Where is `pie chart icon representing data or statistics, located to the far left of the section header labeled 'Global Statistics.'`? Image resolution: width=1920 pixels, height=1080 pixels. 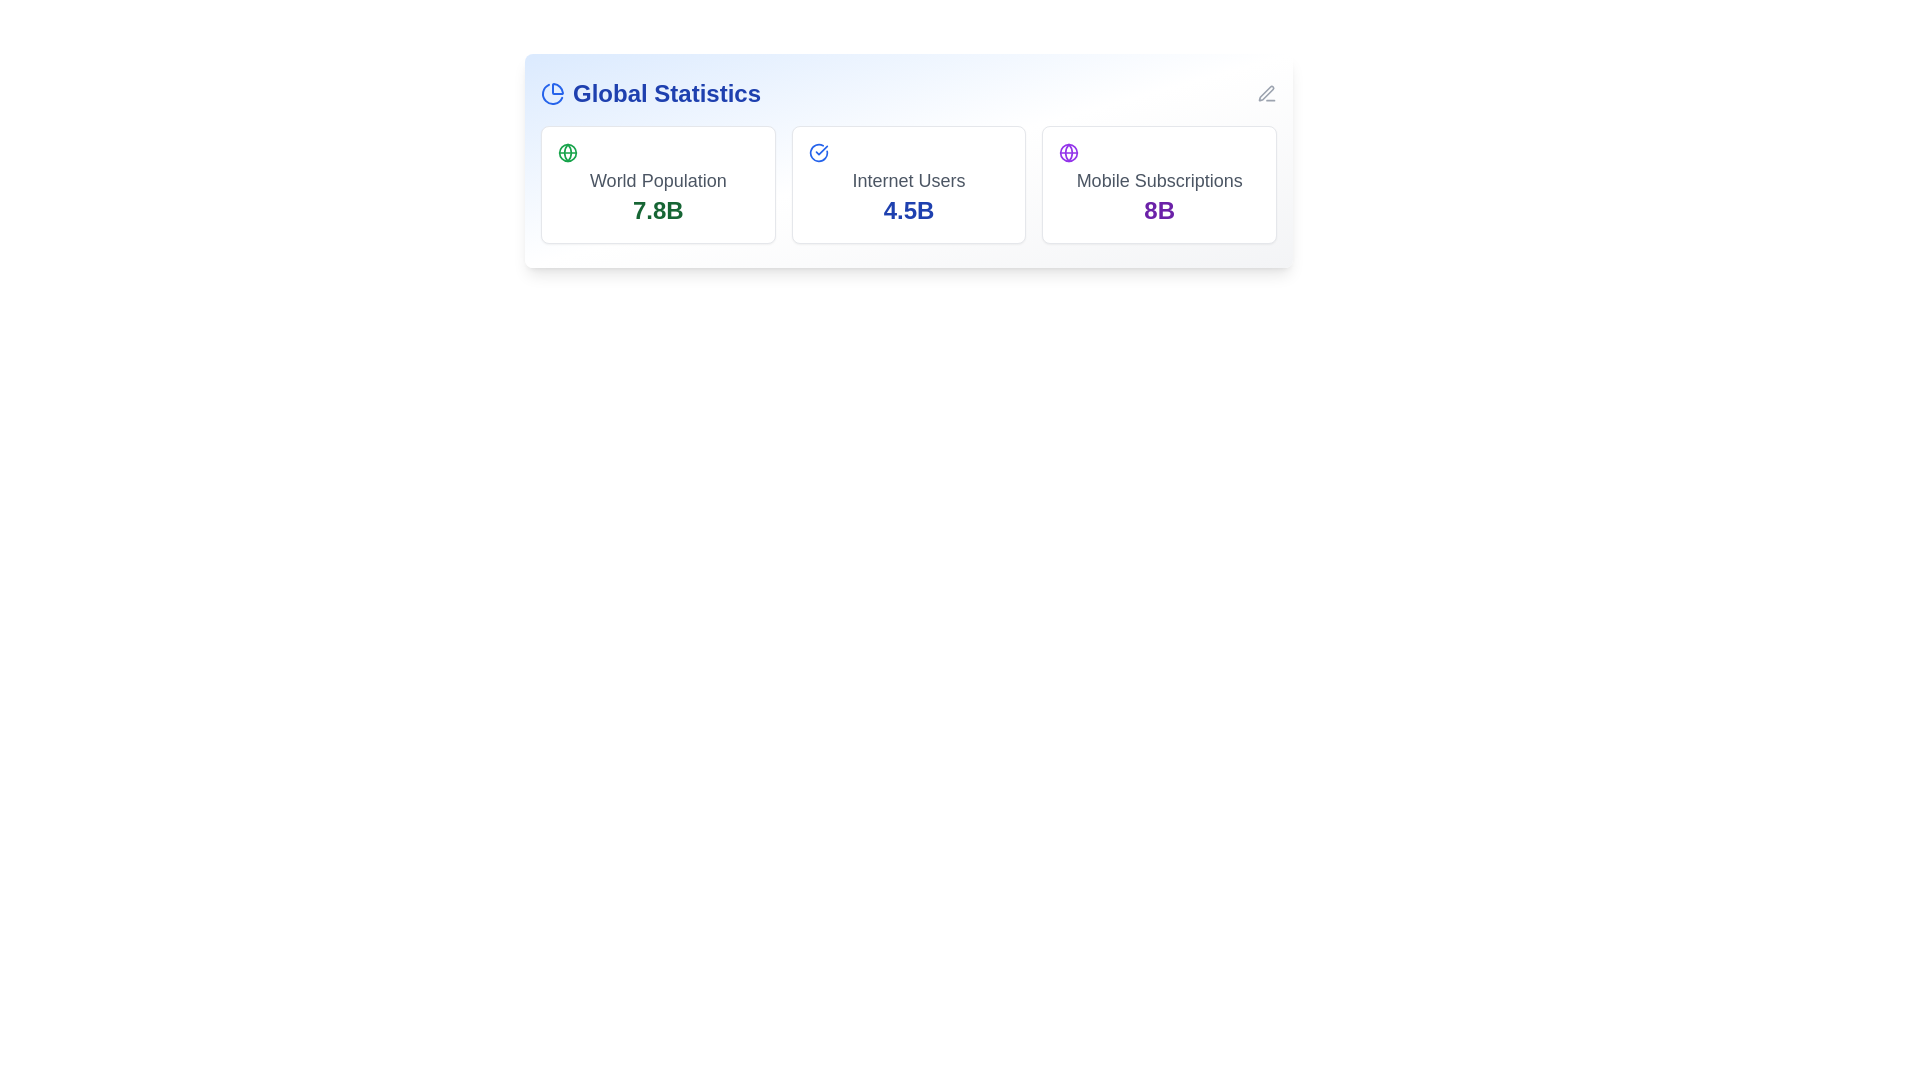 pie chart icon representing data or statistics, located to the far left of the section header labeled 'Global Statistics.' is located at coordinates (552, 94).